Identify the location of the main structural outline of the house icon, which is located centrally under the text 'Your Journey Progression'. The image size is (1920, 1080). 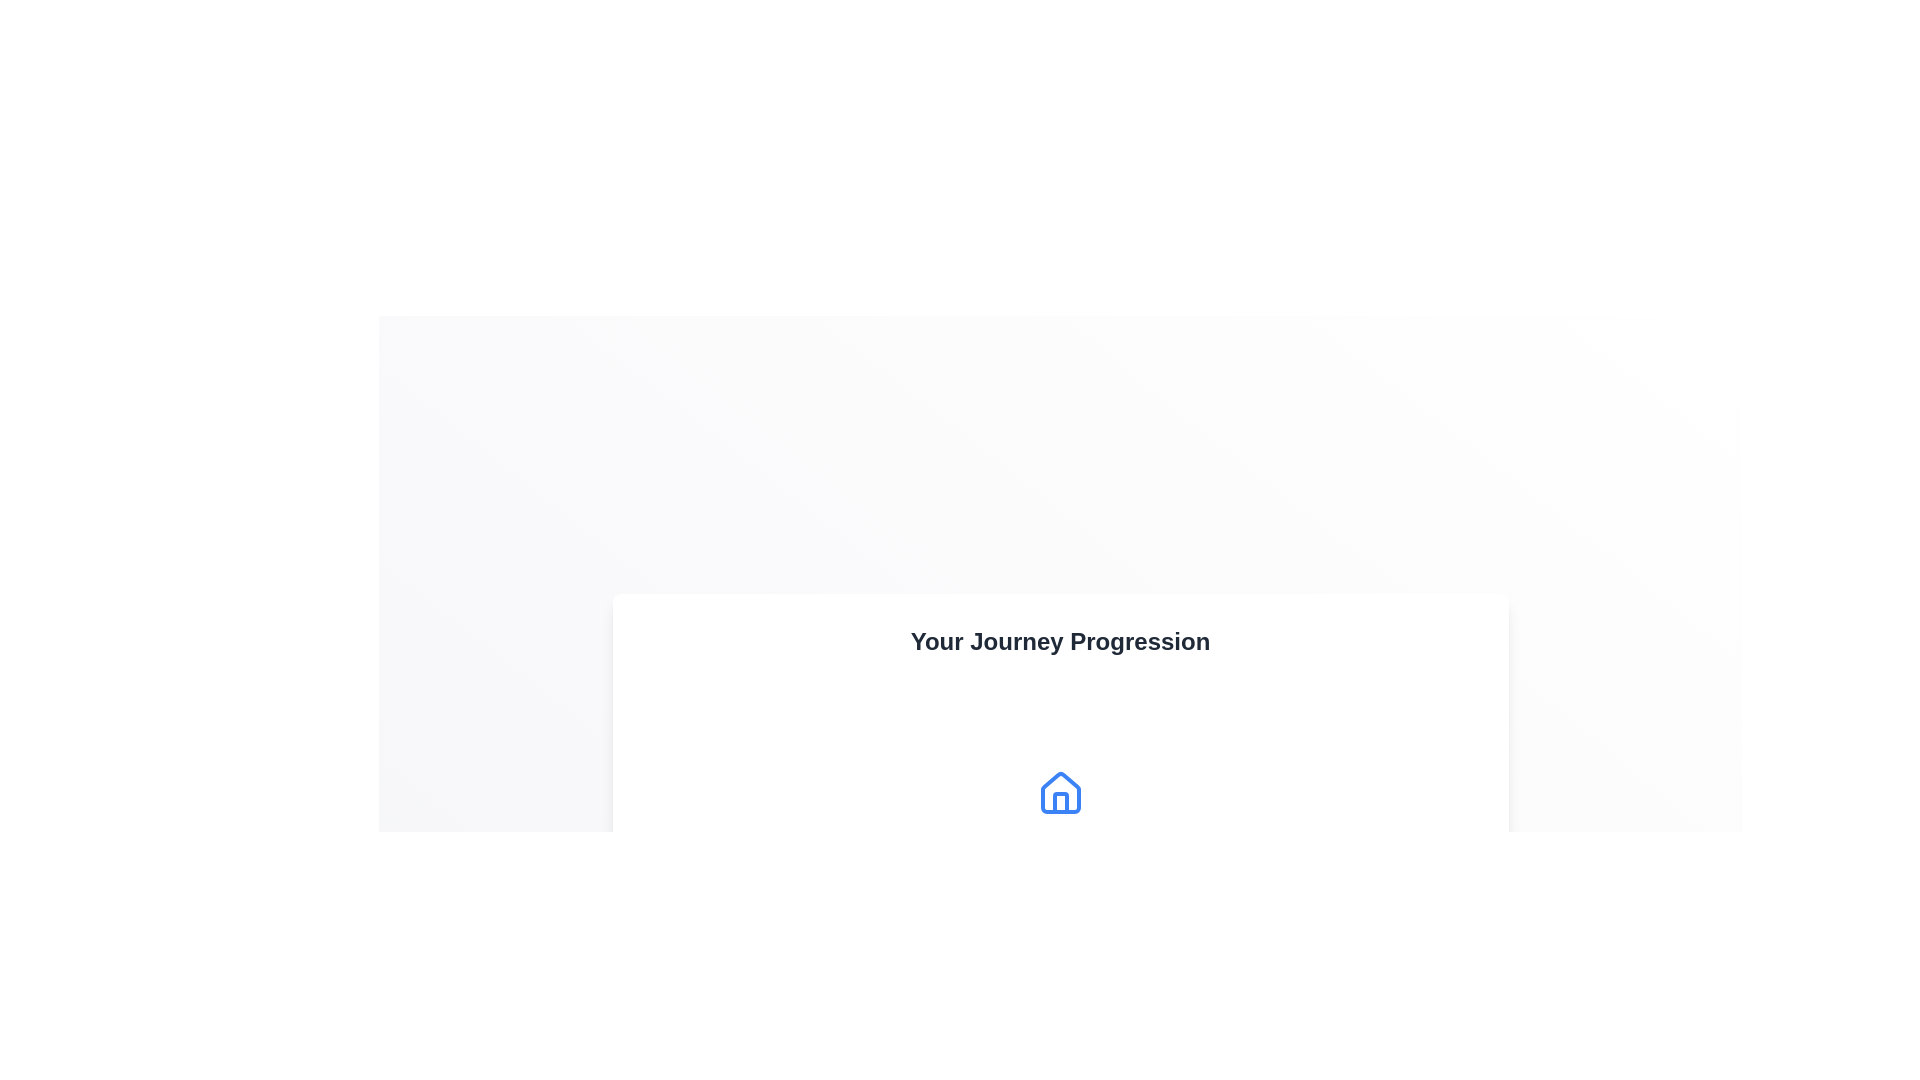
(1059, 792).